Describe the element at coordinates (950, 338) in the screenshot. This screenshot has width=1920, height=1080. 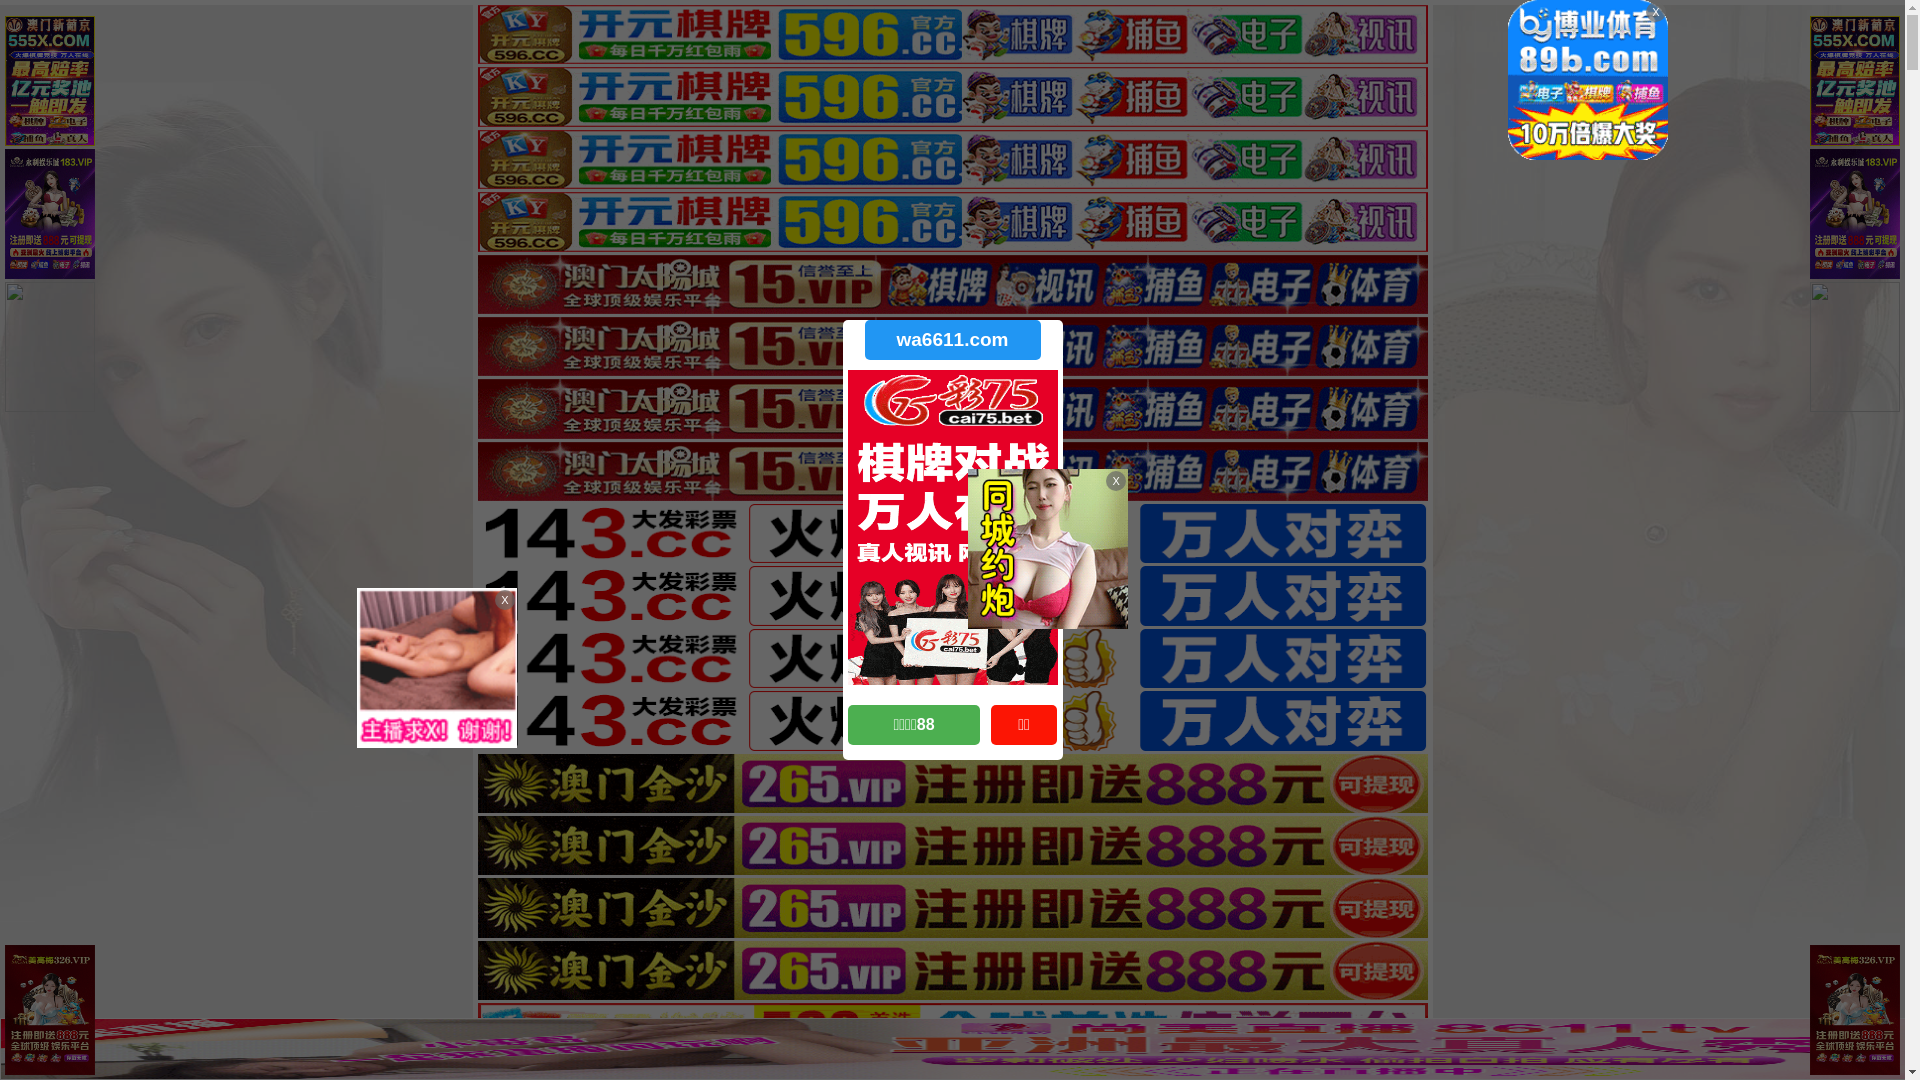
I see `'wa6611.com'` at that location.